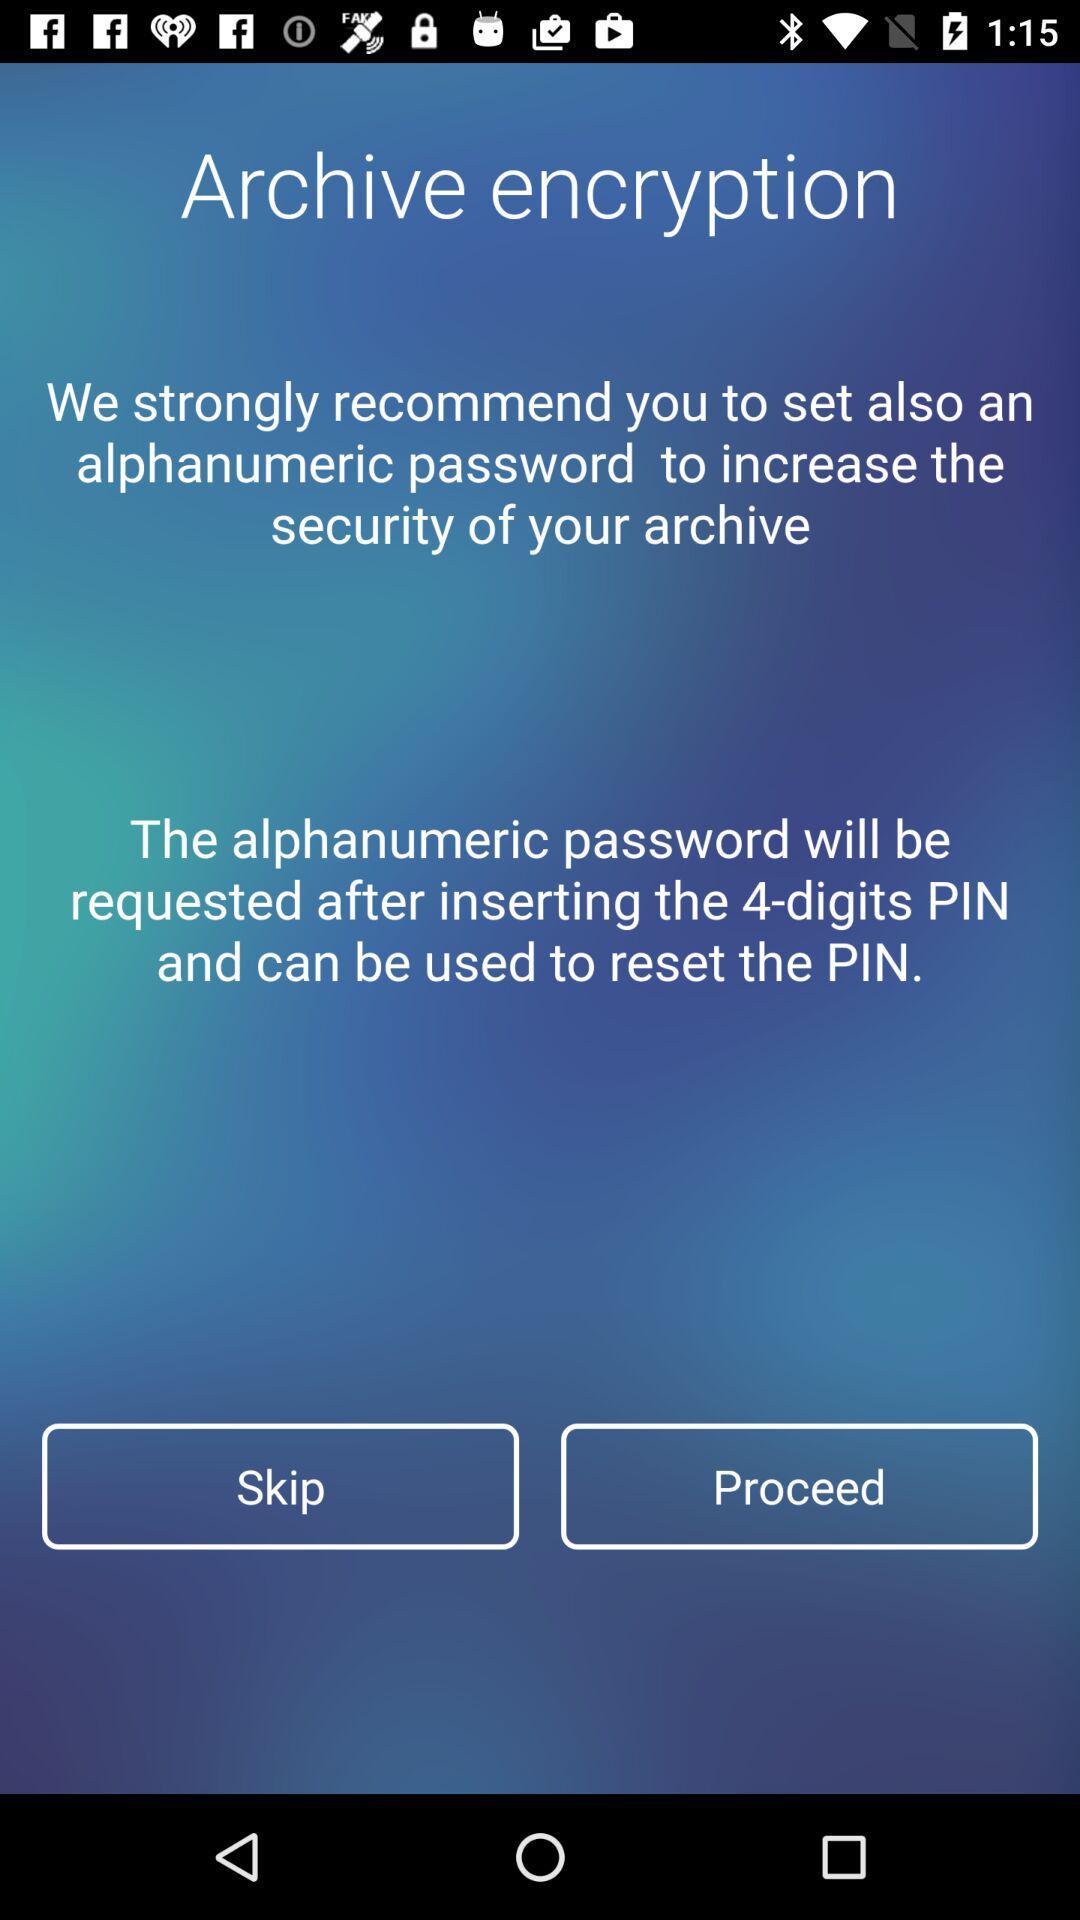 This screenshot has width=1080, height=1920. What do you see at coordinates (798, 1486) in the screenshot?
I see `the item next to the skip item` at bounding box center [798, 1486].